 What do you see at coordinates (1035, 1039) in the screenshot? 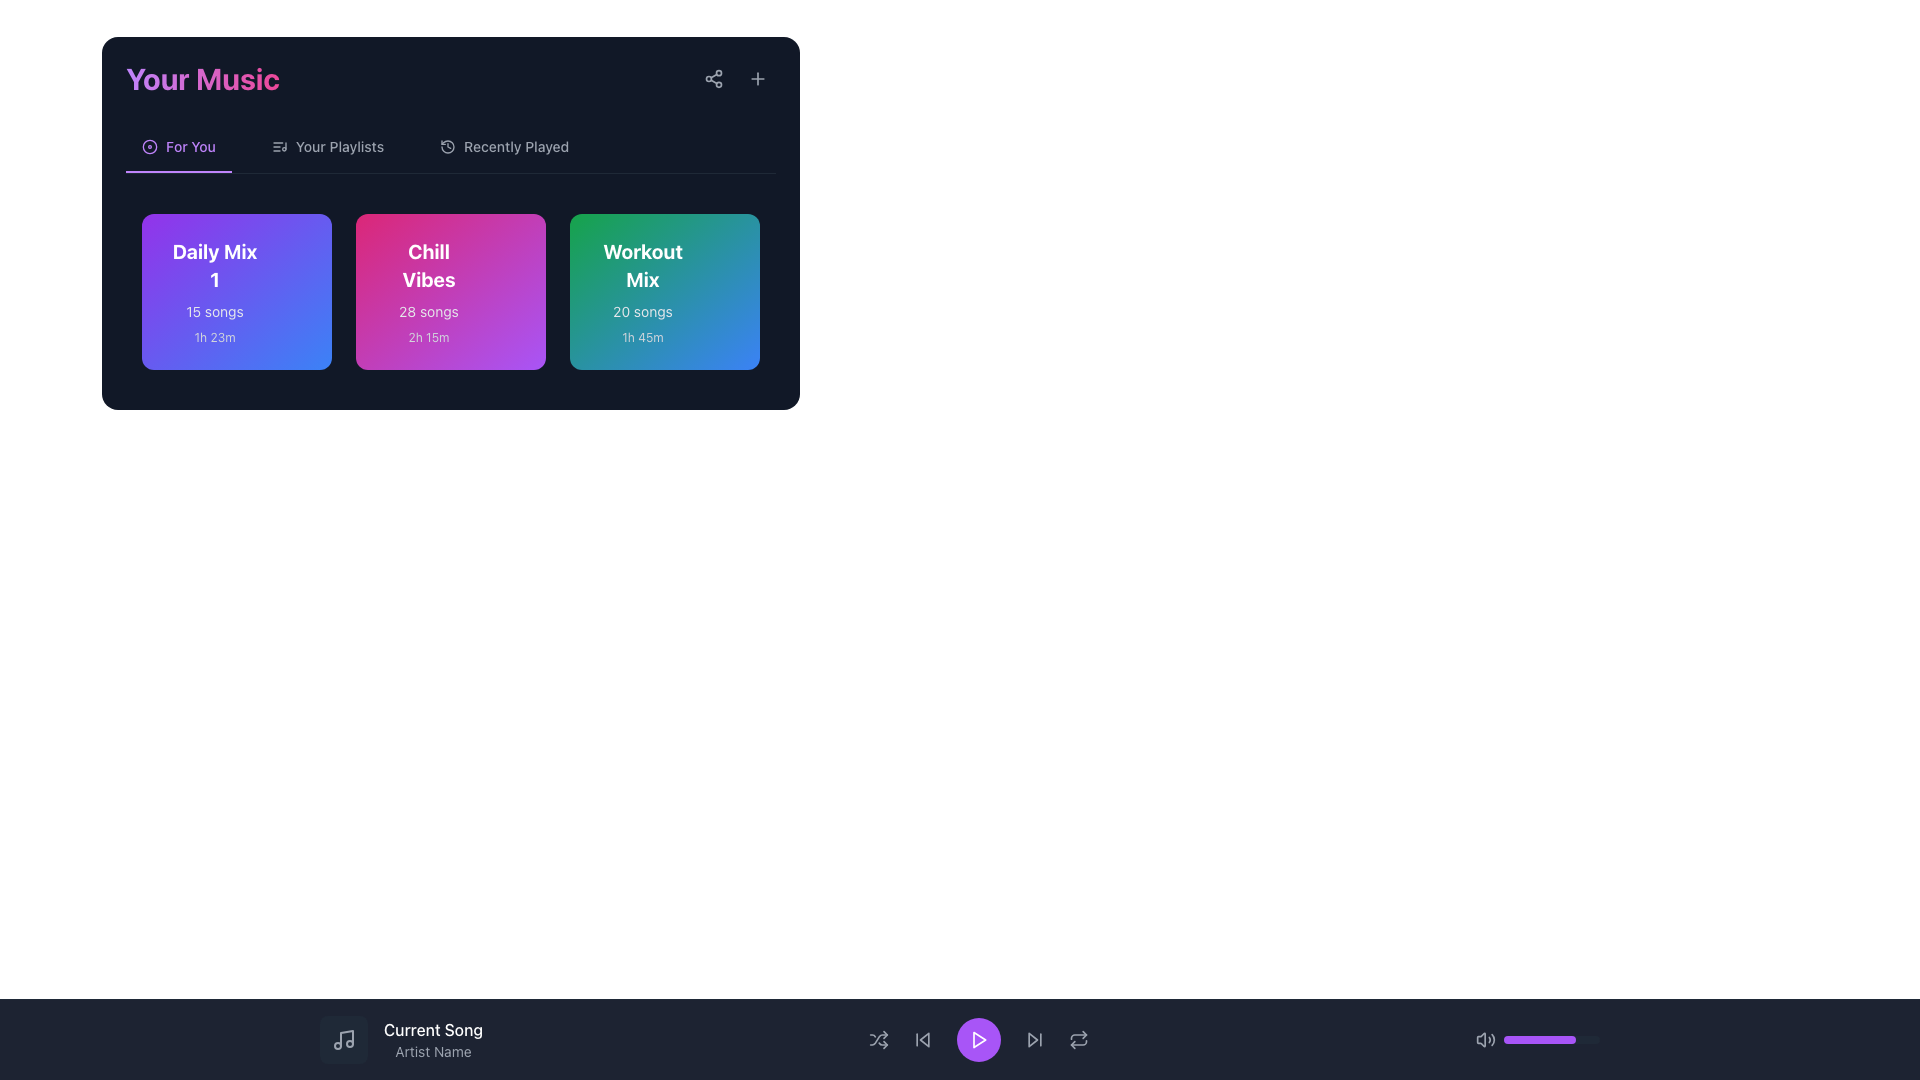
I see `the skip-forward button icon, which is styled gray and located on the player bar to the right of the play button` at bounding box center [1035, 1039].